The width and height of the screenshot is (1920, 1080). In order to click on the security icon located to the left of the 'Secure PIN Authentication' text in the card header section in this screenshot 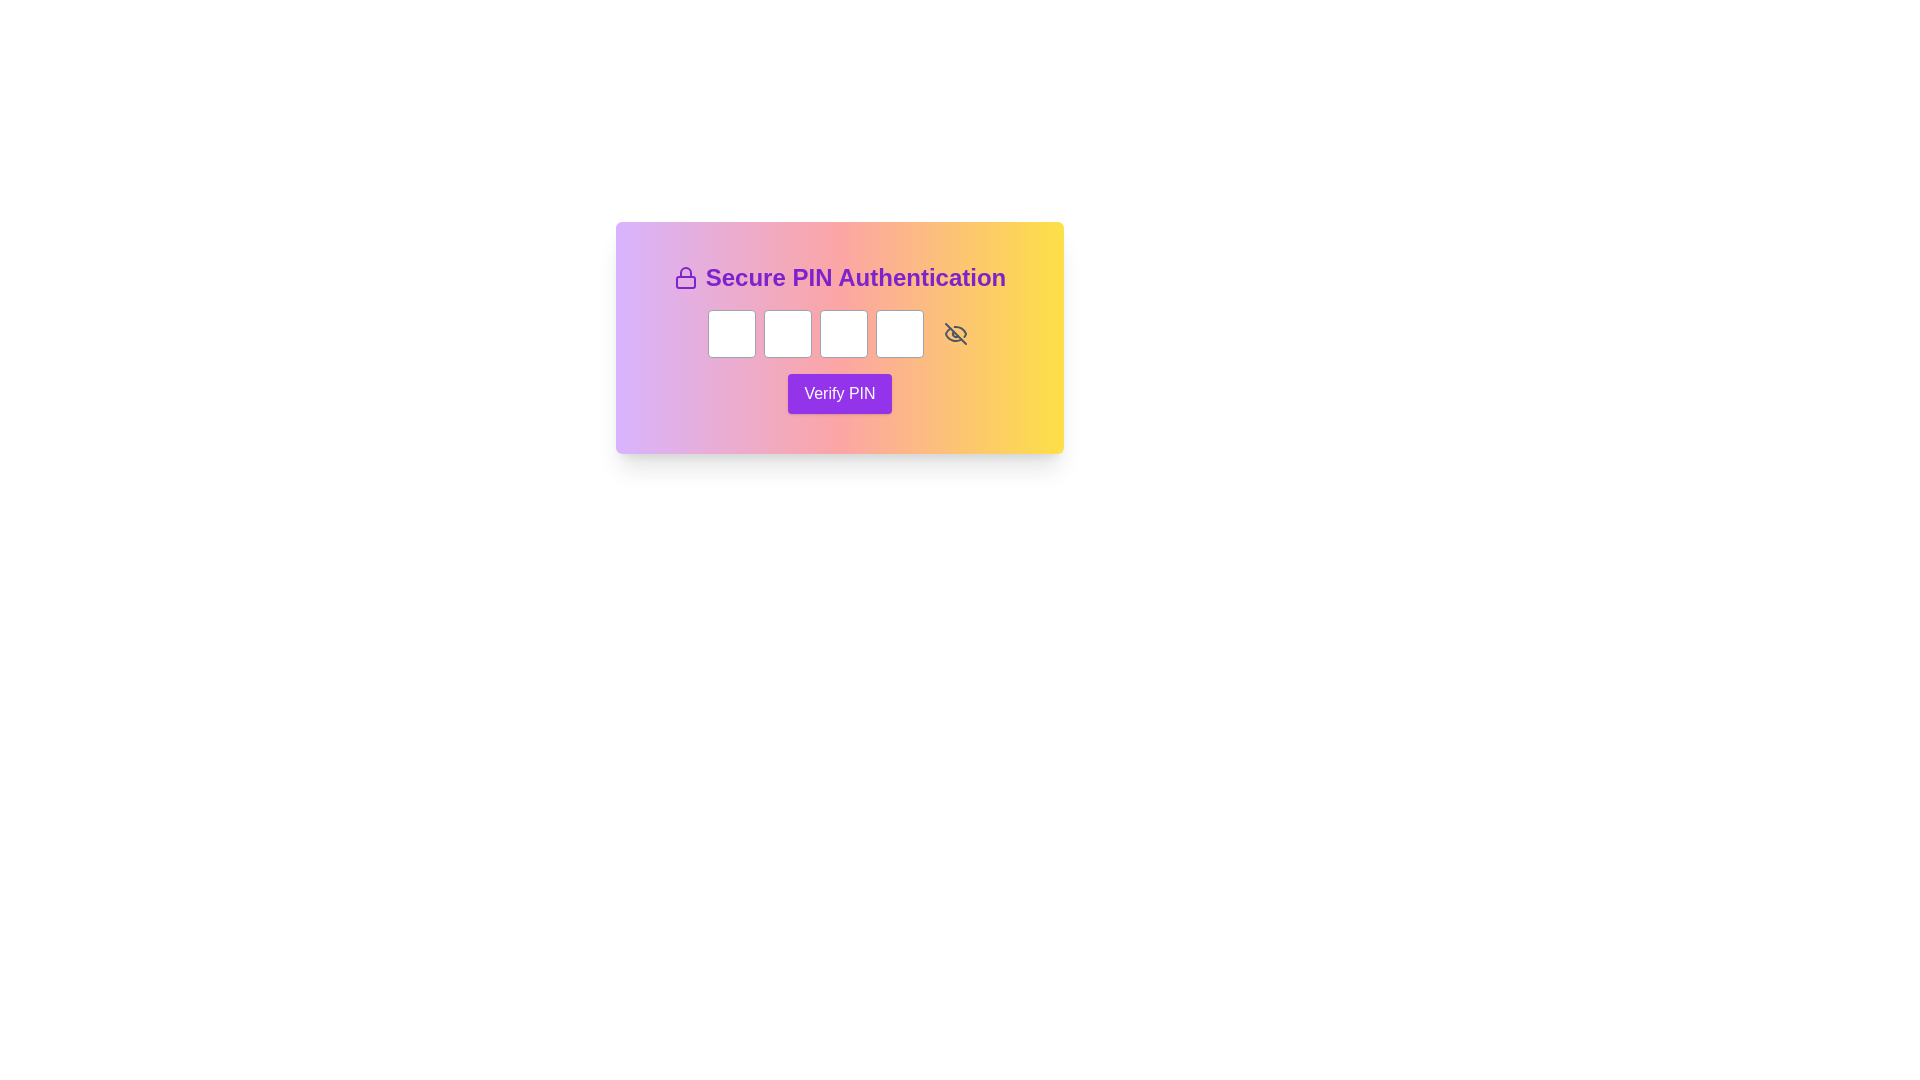, I will do `click(685, 277)`.